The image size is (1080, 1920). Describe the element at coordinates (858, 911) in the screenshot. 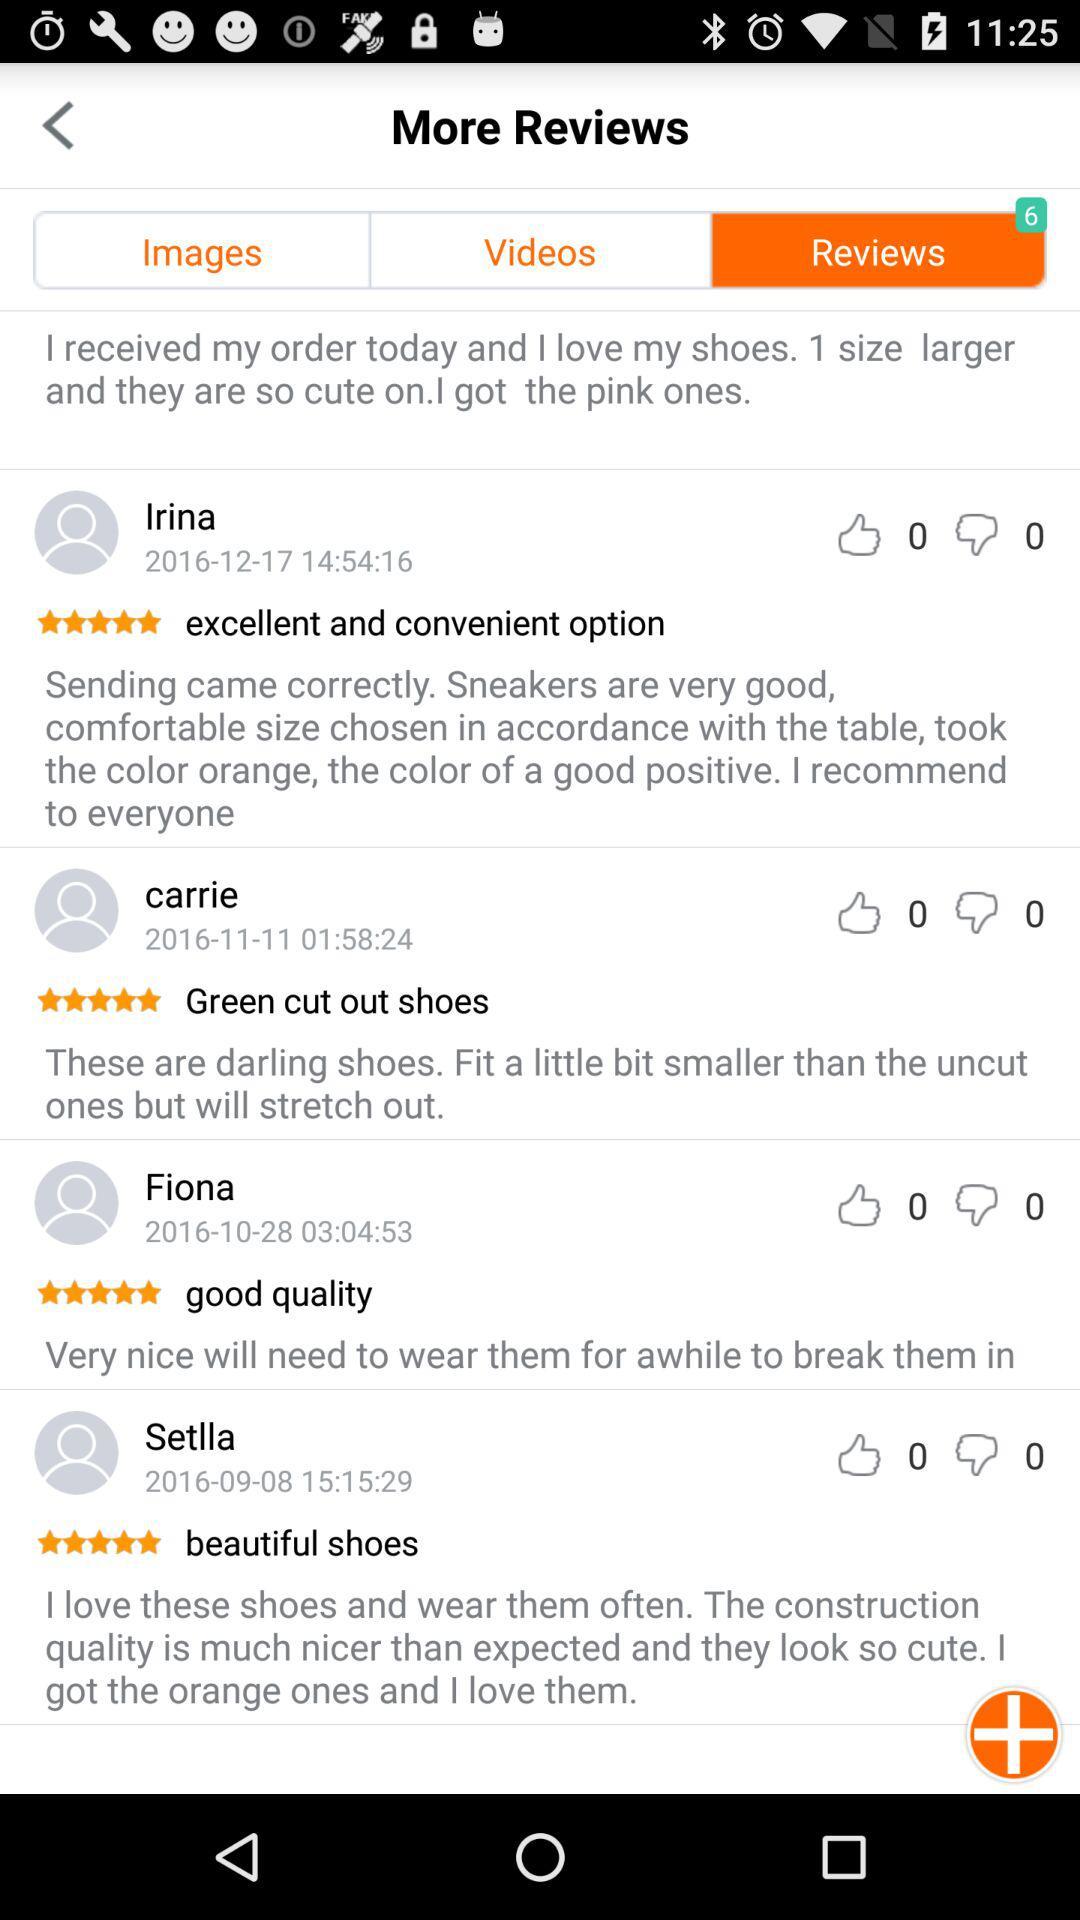

I see `like` at that location.